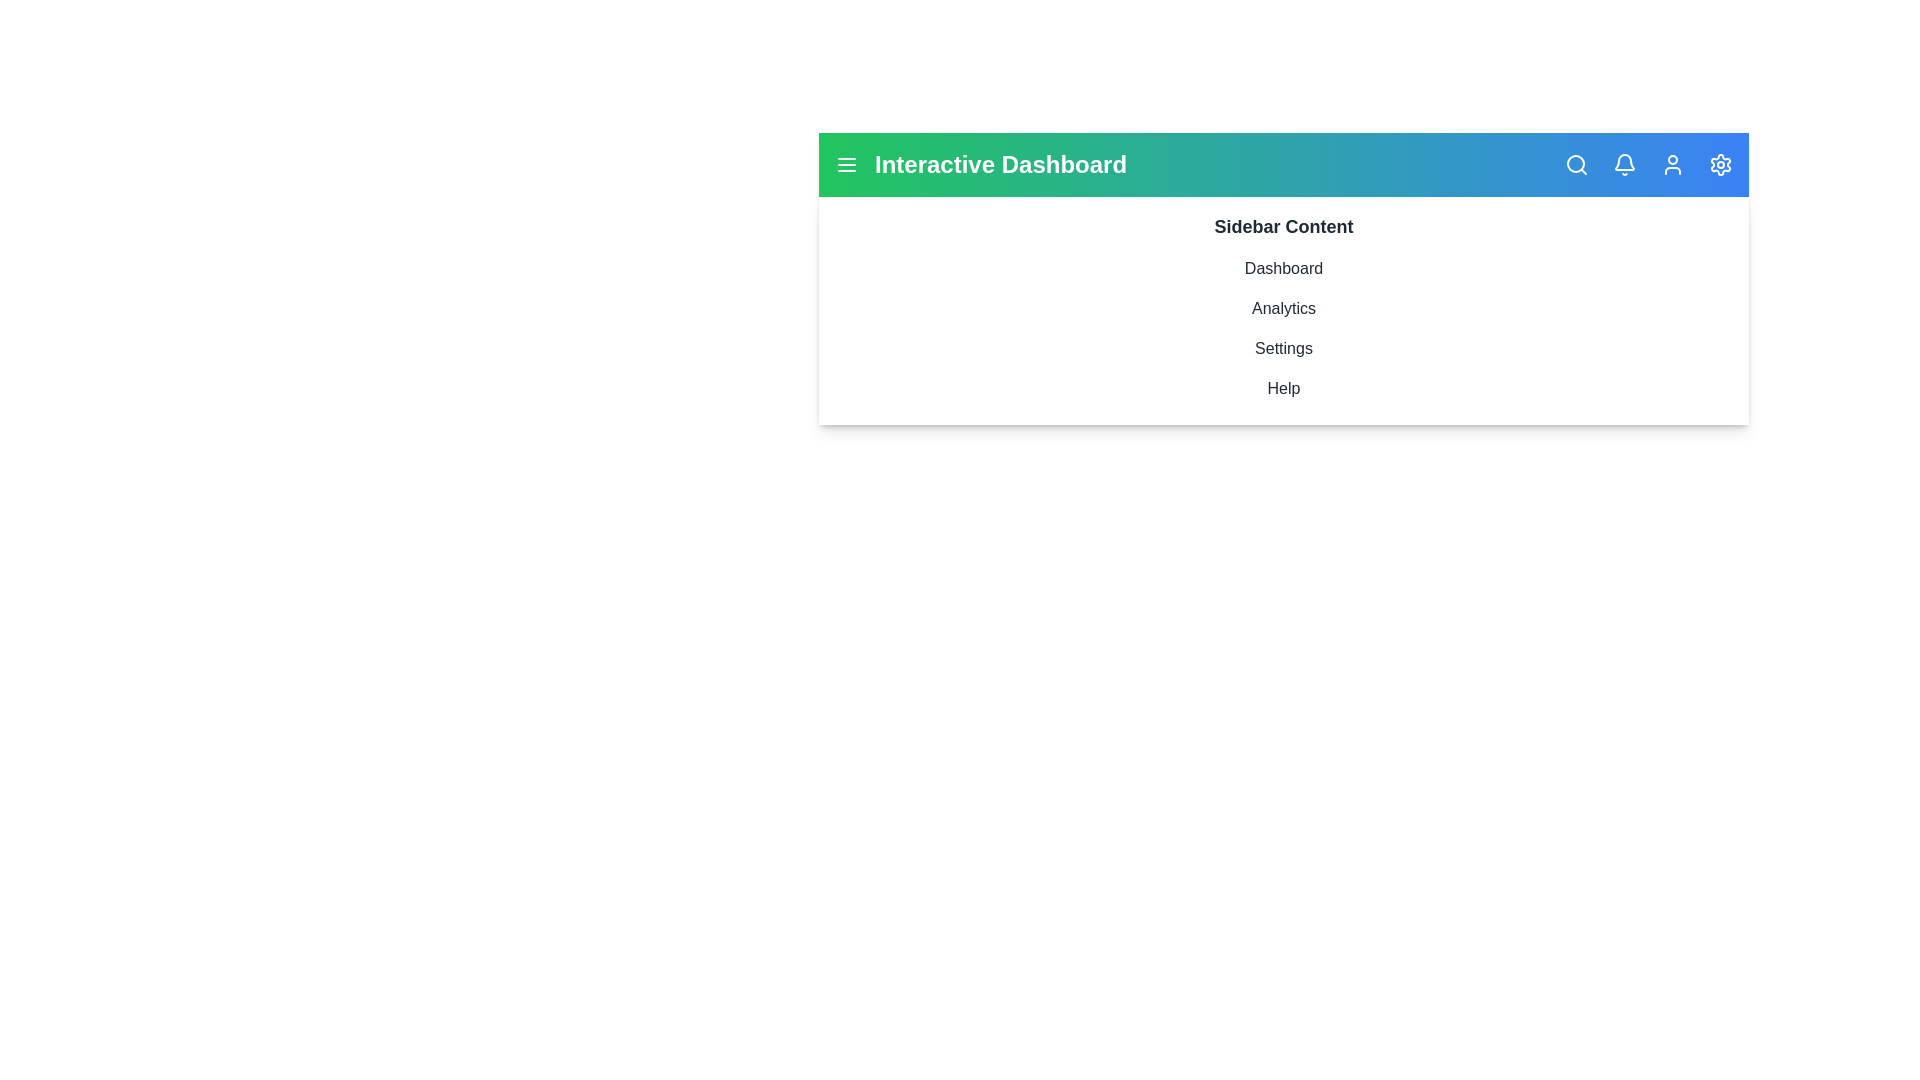 This screenshot has width=1920, height=1080. What do you see at coordinates (1625, 164) in the screenshot?
I see `the navigation icon Bell` at bounding box center [1625, 164].